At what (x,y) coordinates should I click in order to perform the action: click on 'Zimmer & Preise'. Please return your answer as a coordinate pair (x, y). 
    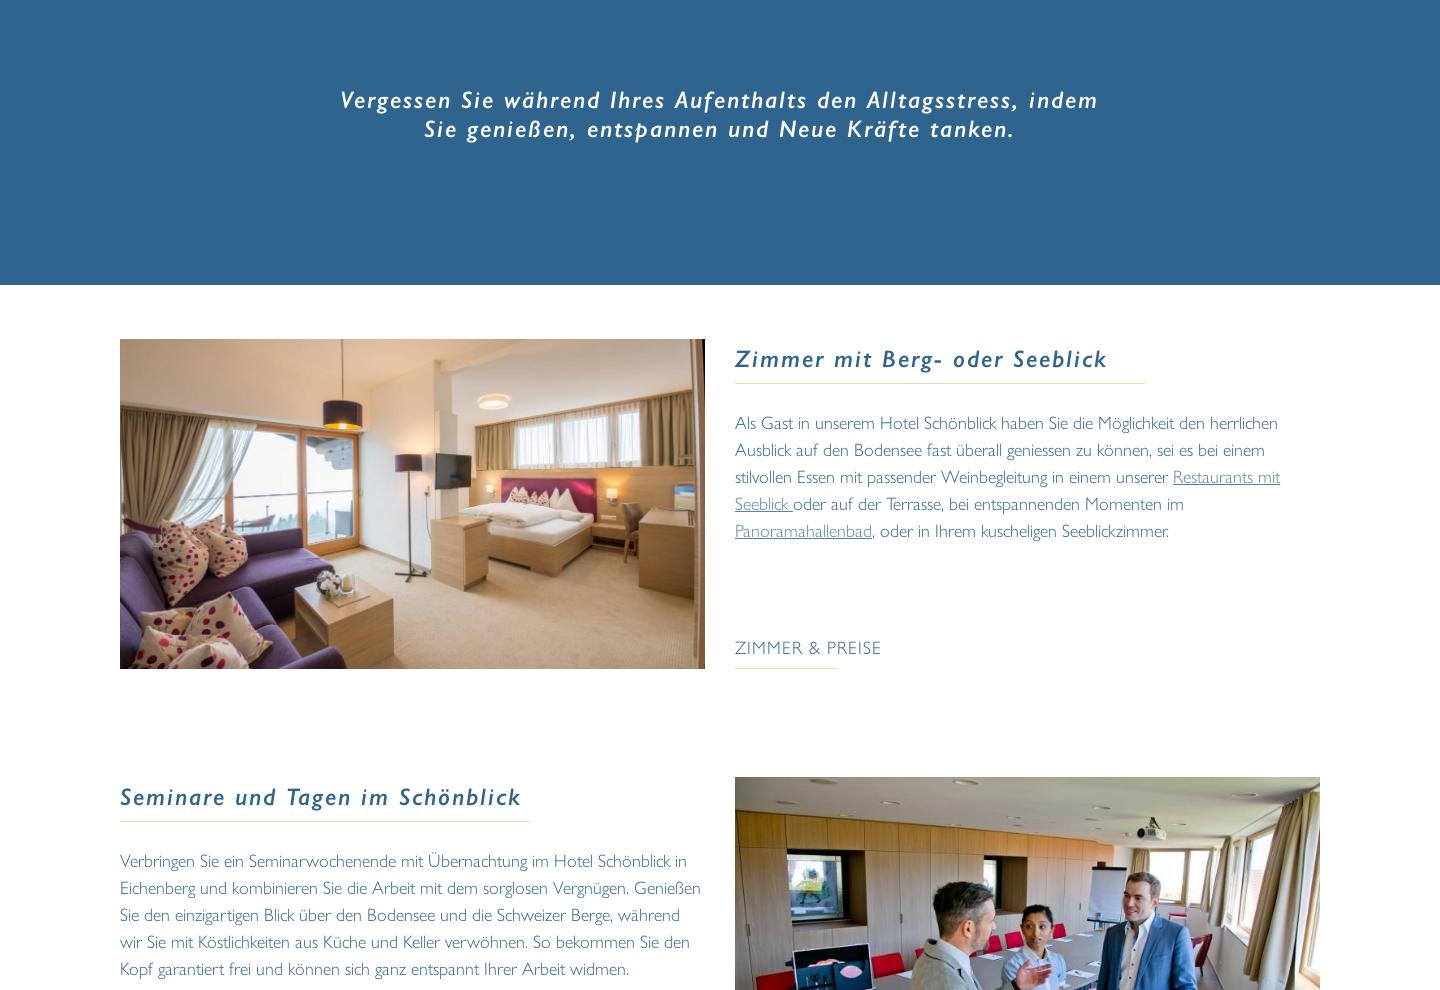
    Looking at the image, I should click on (808, 645).